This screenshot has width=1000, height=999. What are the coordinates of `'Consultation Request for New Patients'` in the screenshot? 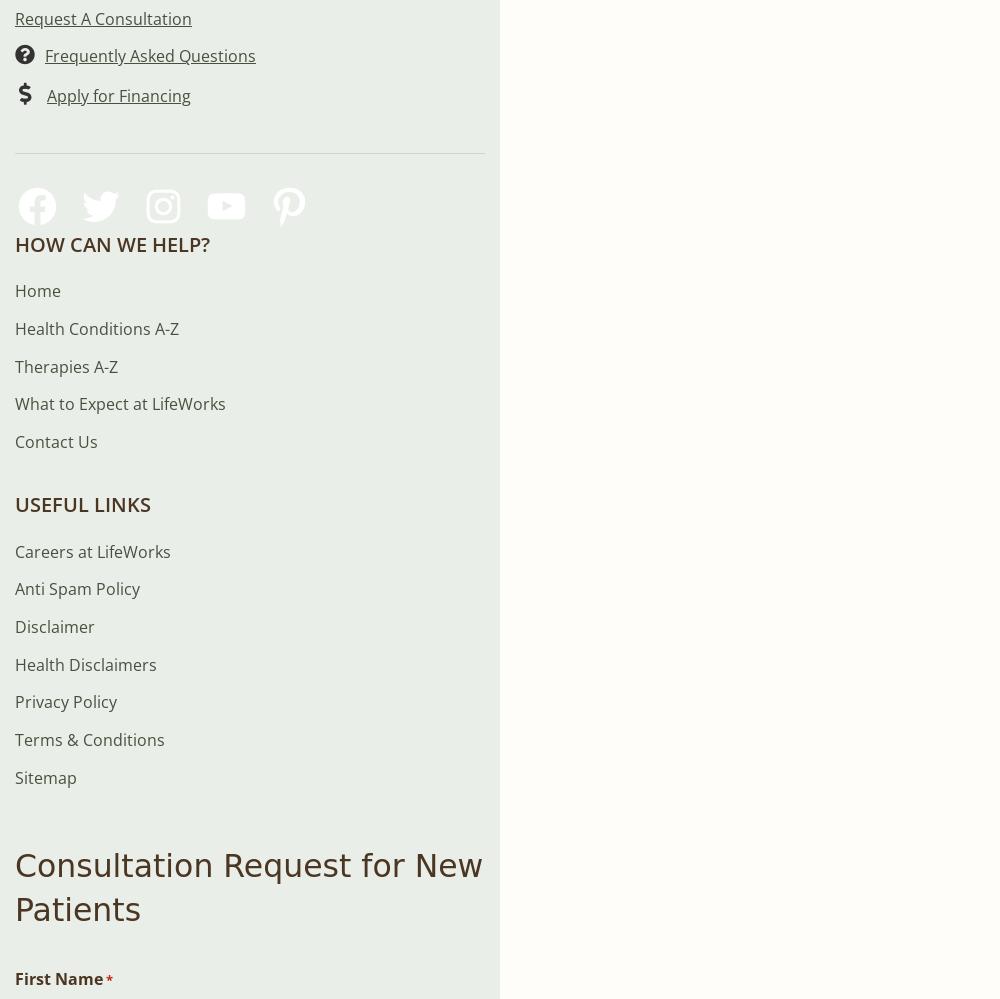 It's located at (248, 888).